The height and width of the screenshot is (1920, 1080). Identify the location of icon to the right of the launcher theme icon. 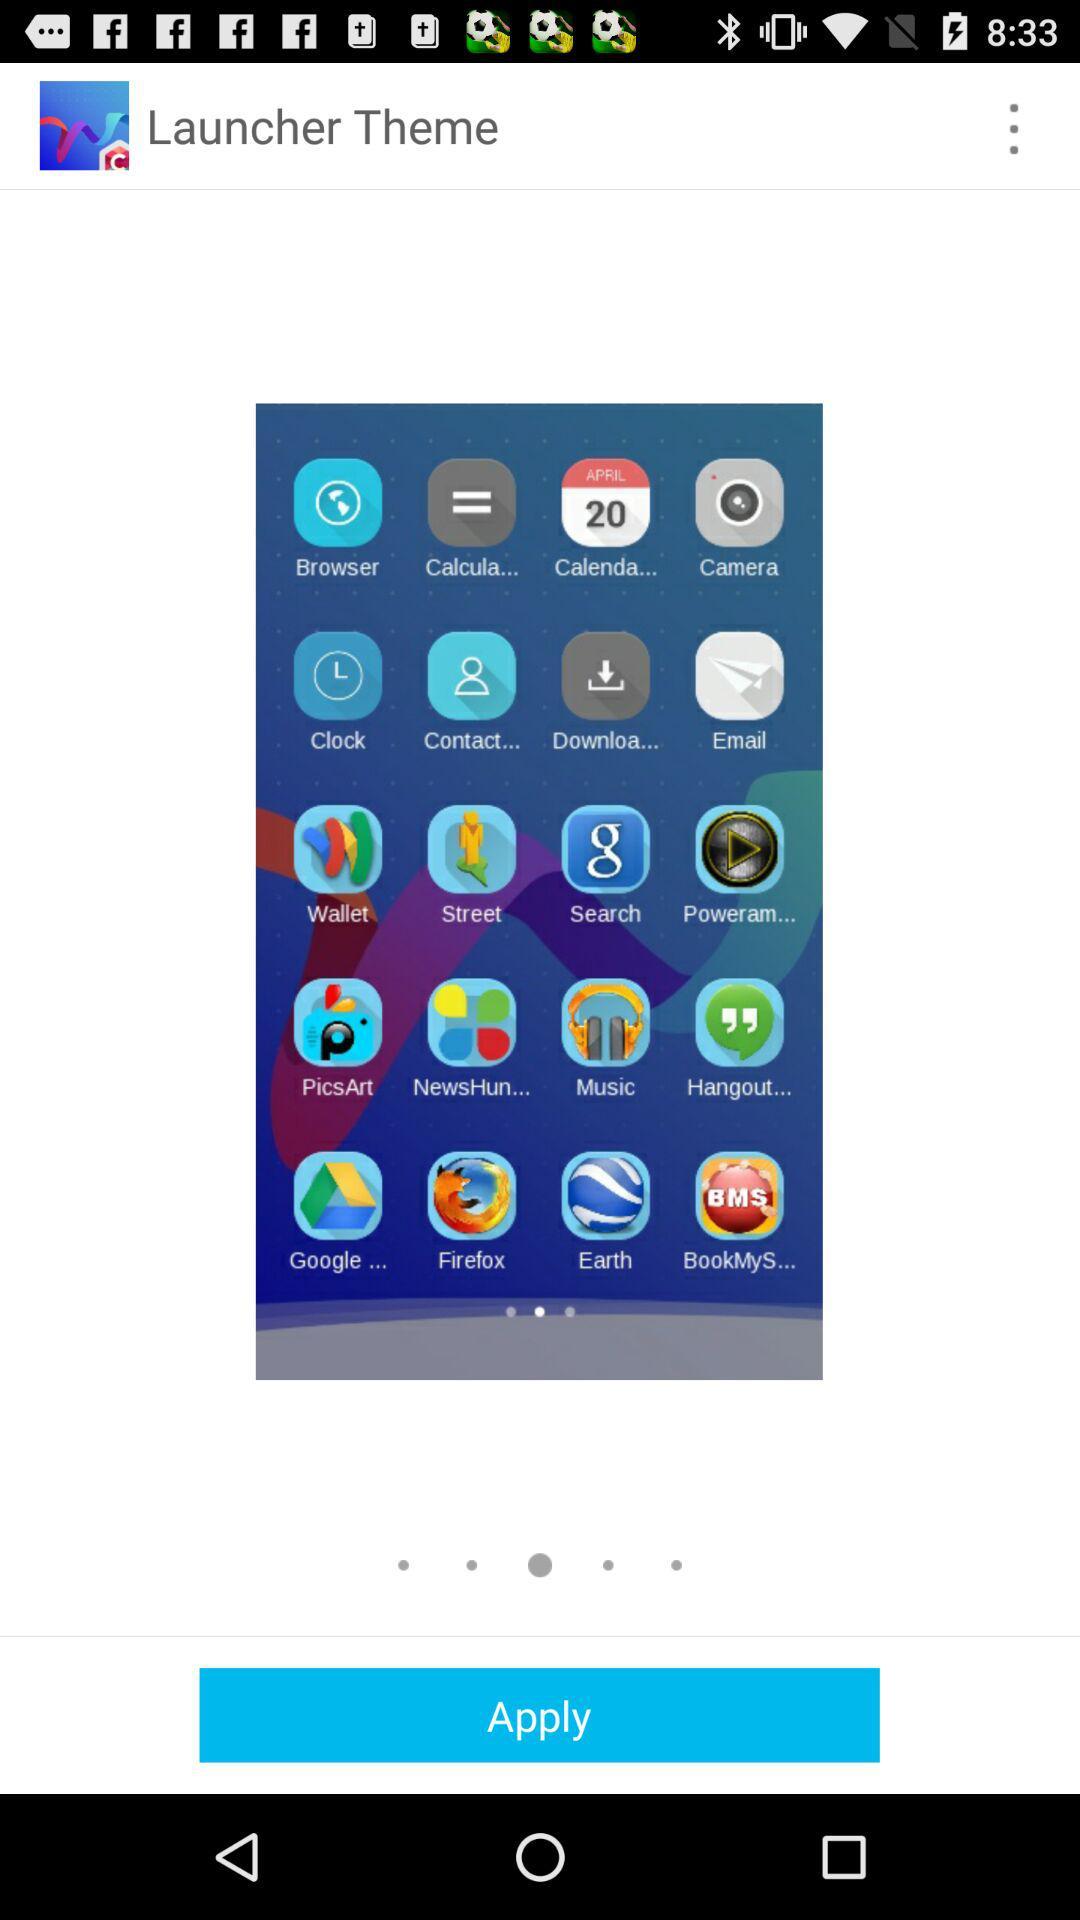
(1014, 128).